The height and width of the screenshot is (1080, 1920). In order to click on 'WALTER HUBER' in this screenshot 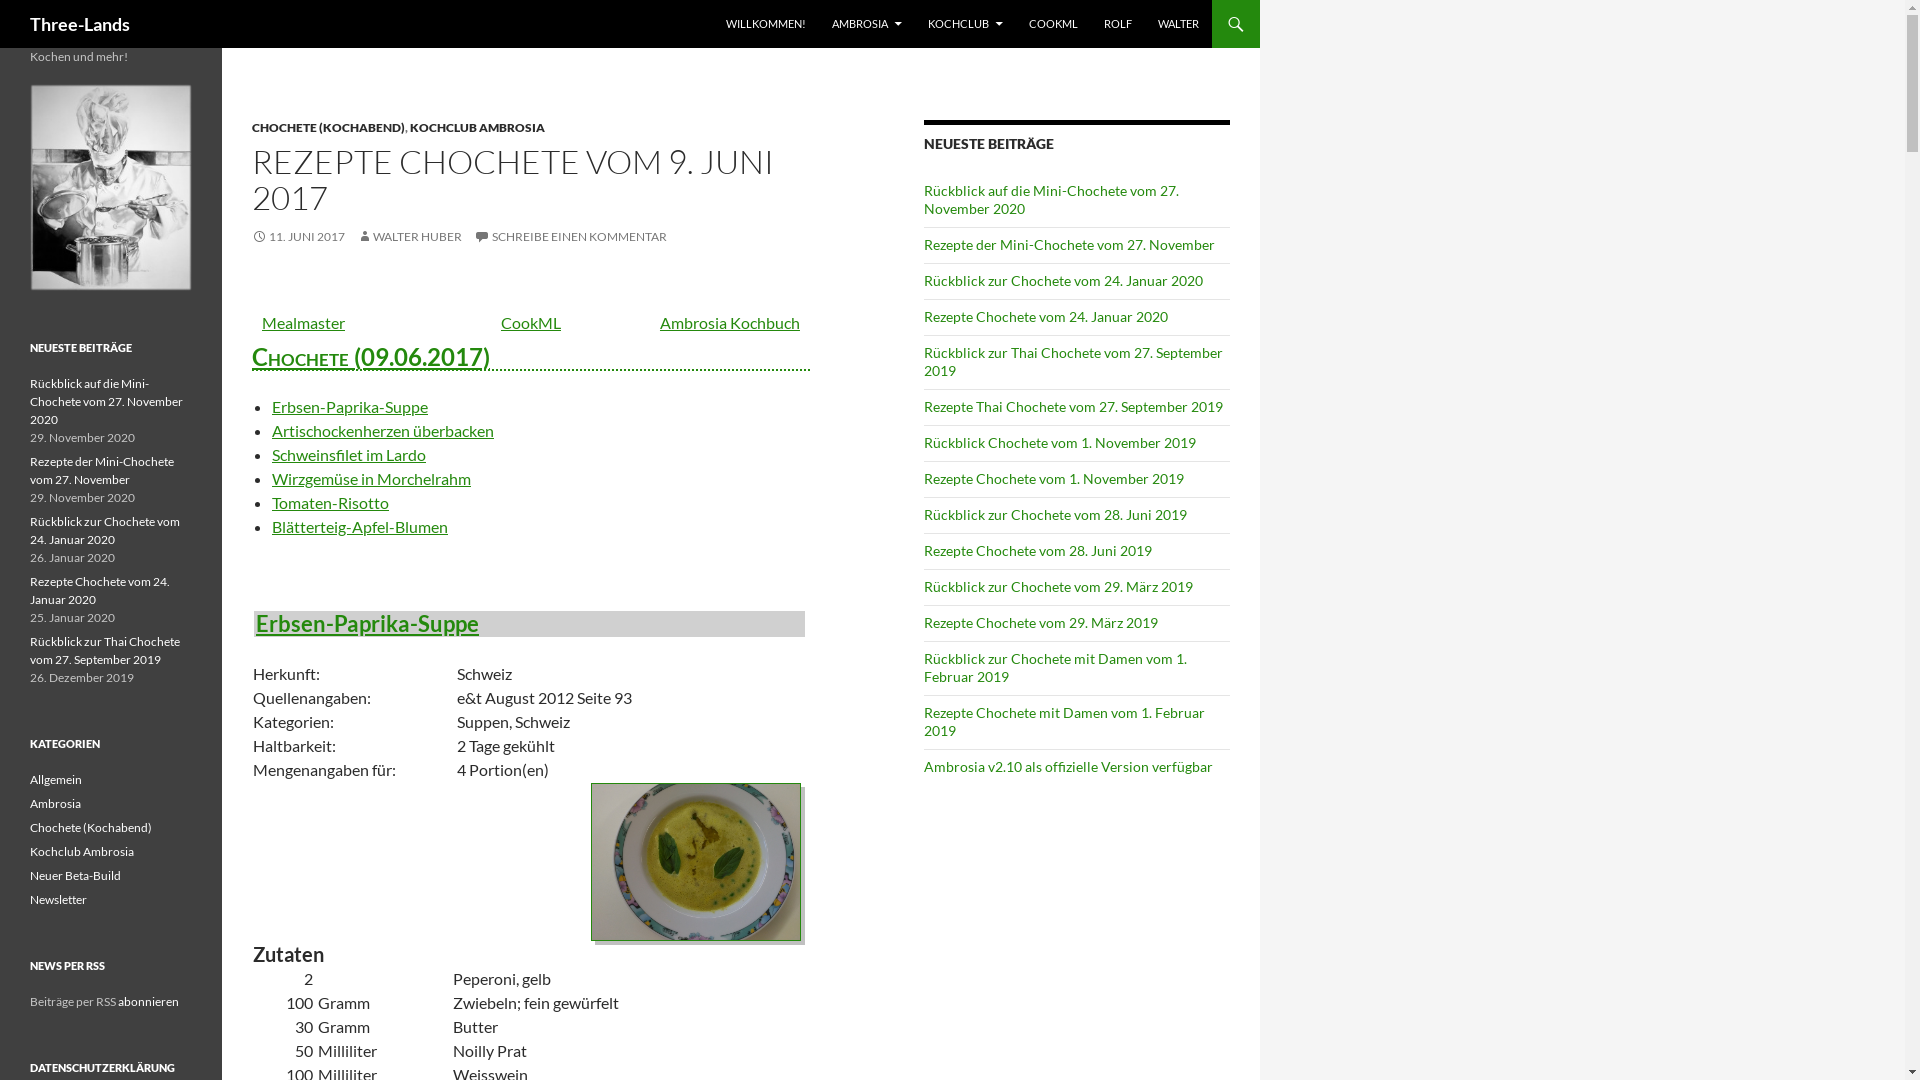, I will do `click(408, 235)`.